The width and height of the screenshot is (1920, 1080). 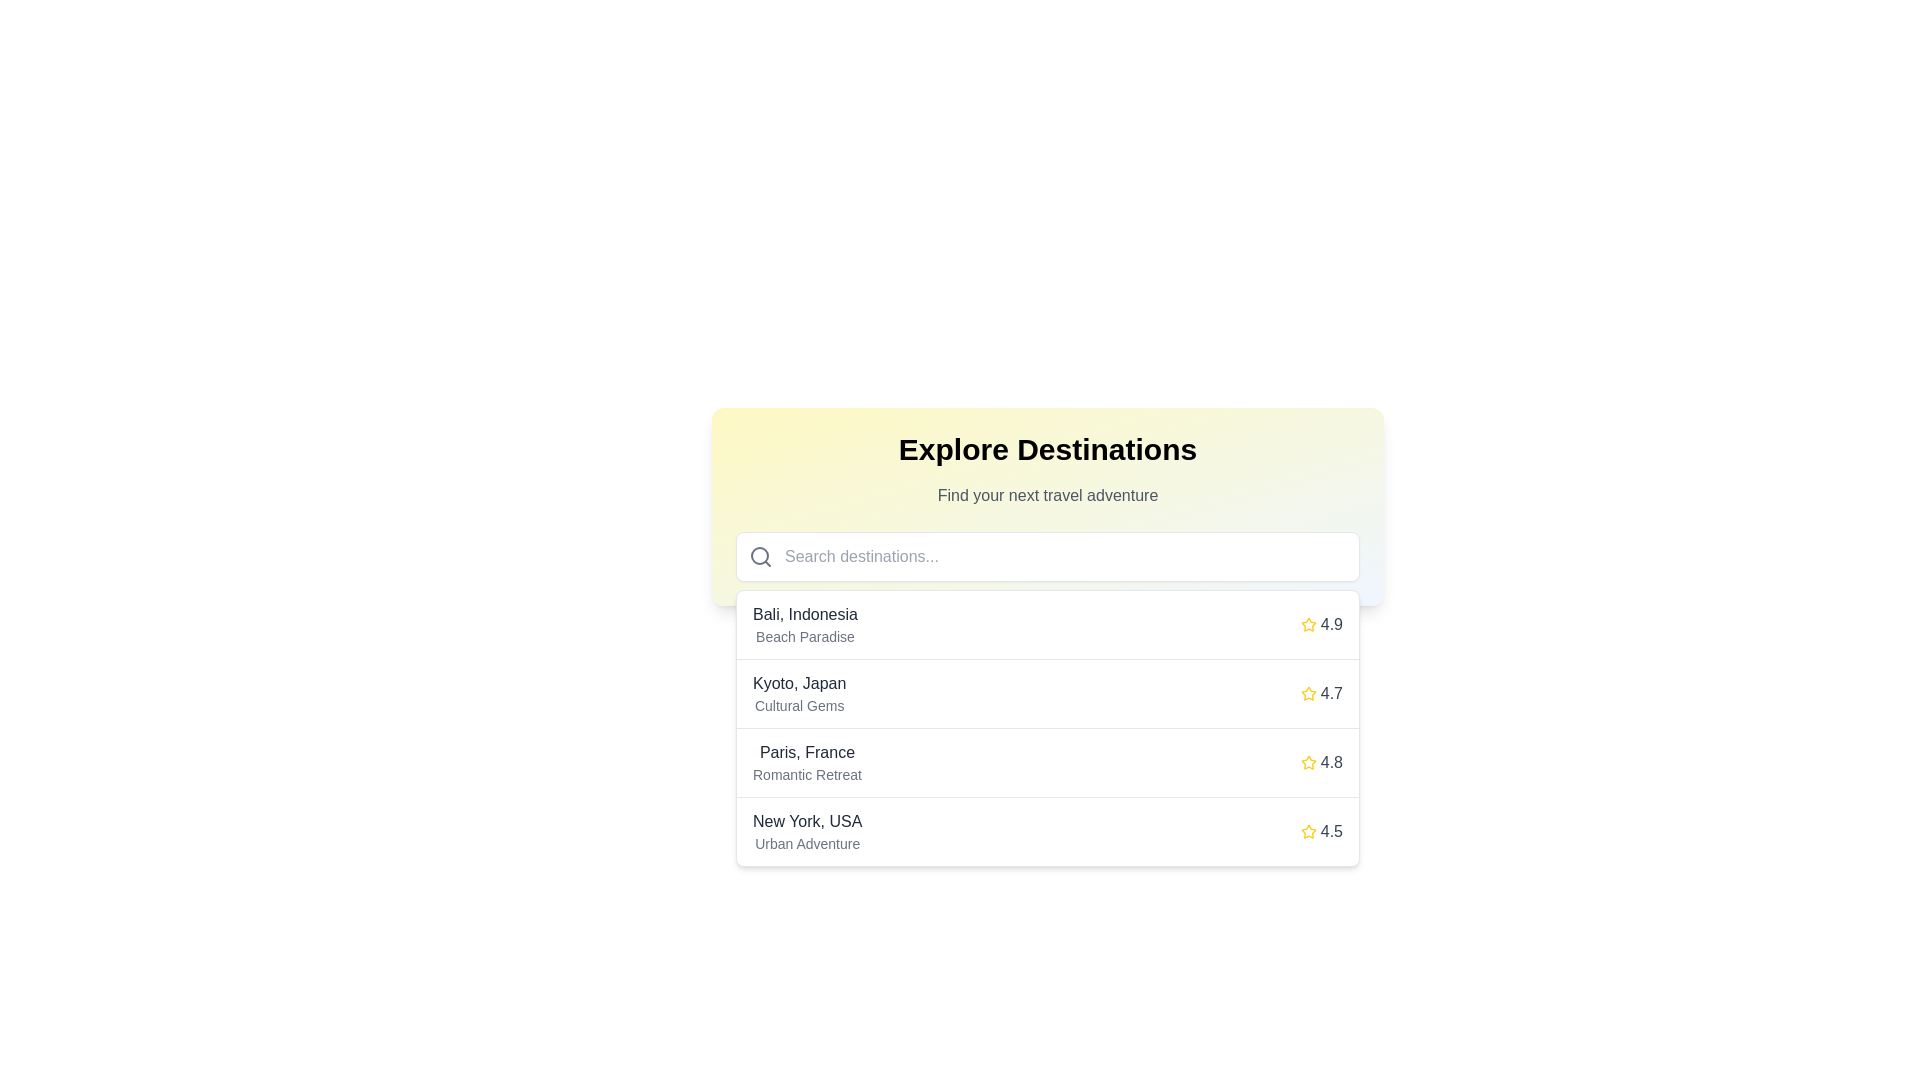 What do you see at coordinates (1046, 495) in the screenshot?
I see `the subheading text element providing context for exploring travel destinations, located below 'Explore Destinations' and above the search input field` at bounding box center [1046, 495].